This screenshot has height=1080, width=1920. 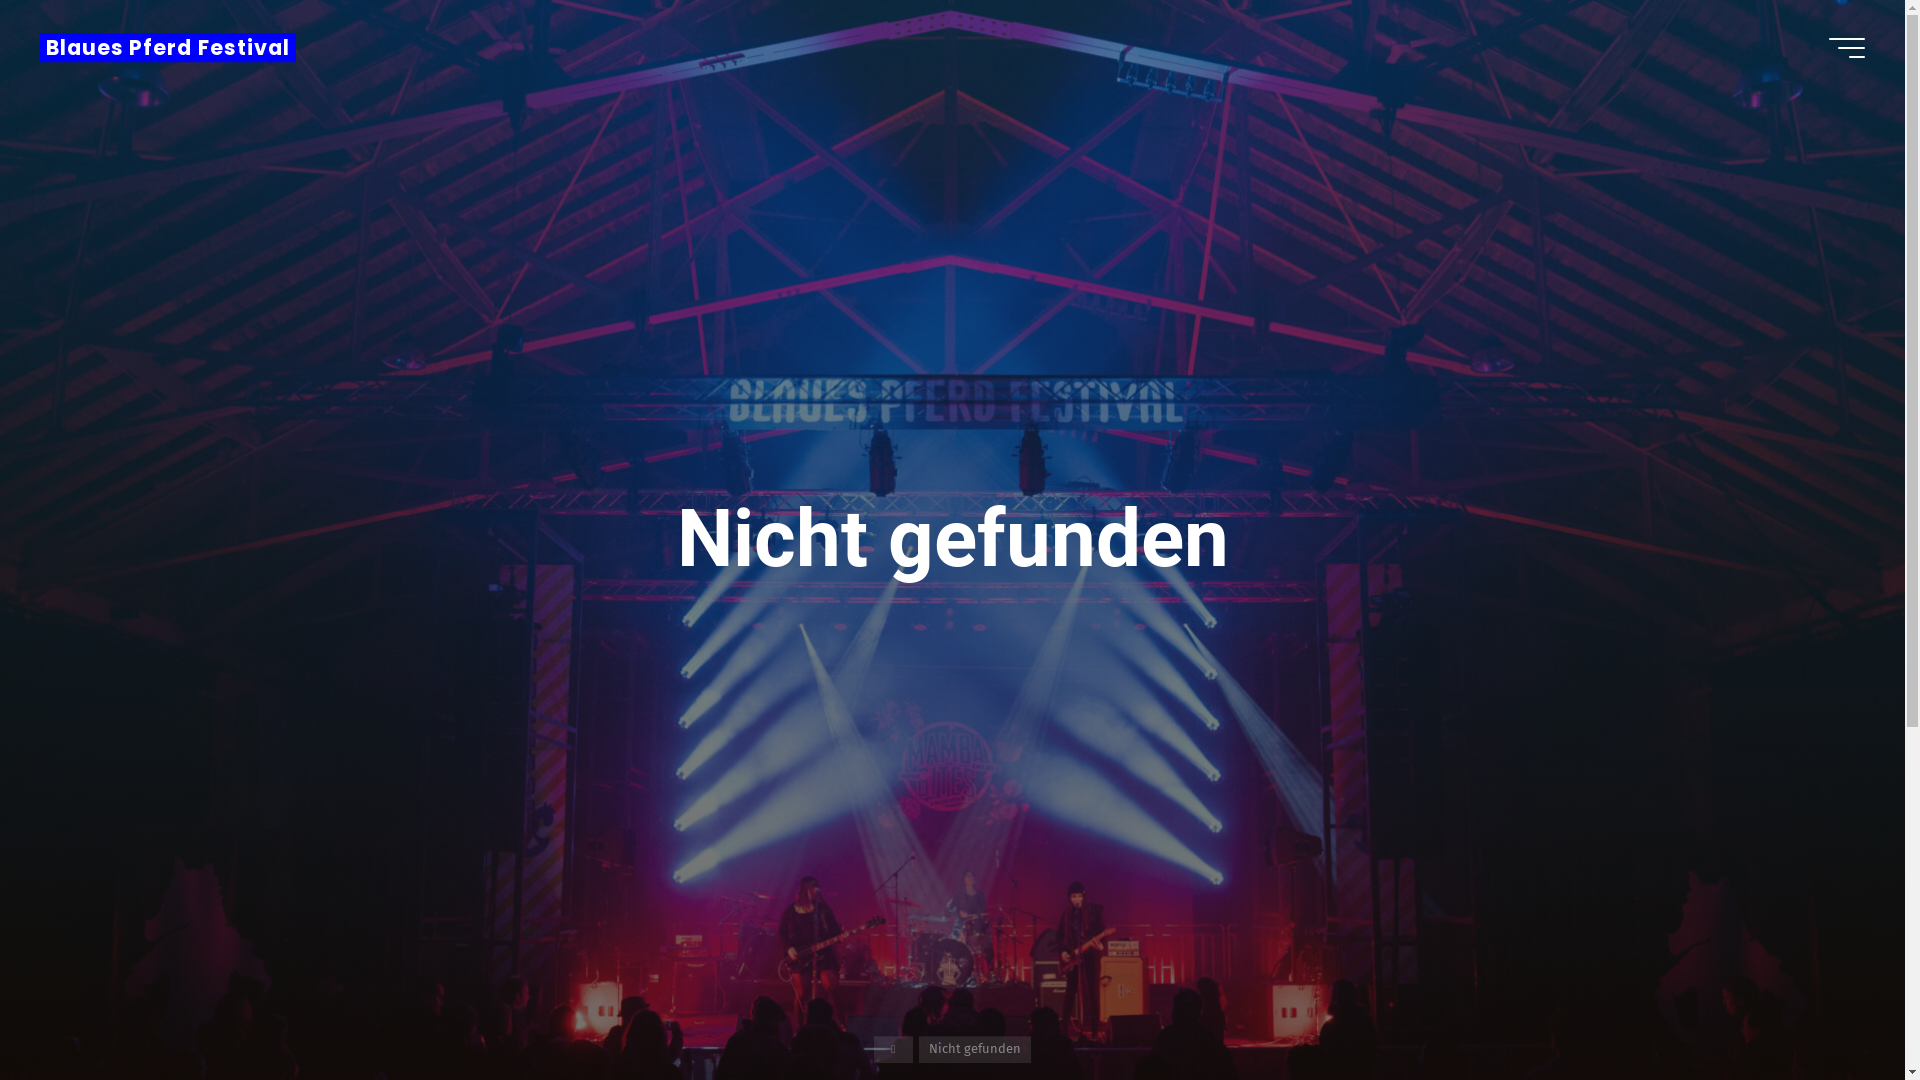 What do you see at coordinates (950, 955) in the screenshot?
I see `'Weiterlesen'` at bounding box center [950, 955].